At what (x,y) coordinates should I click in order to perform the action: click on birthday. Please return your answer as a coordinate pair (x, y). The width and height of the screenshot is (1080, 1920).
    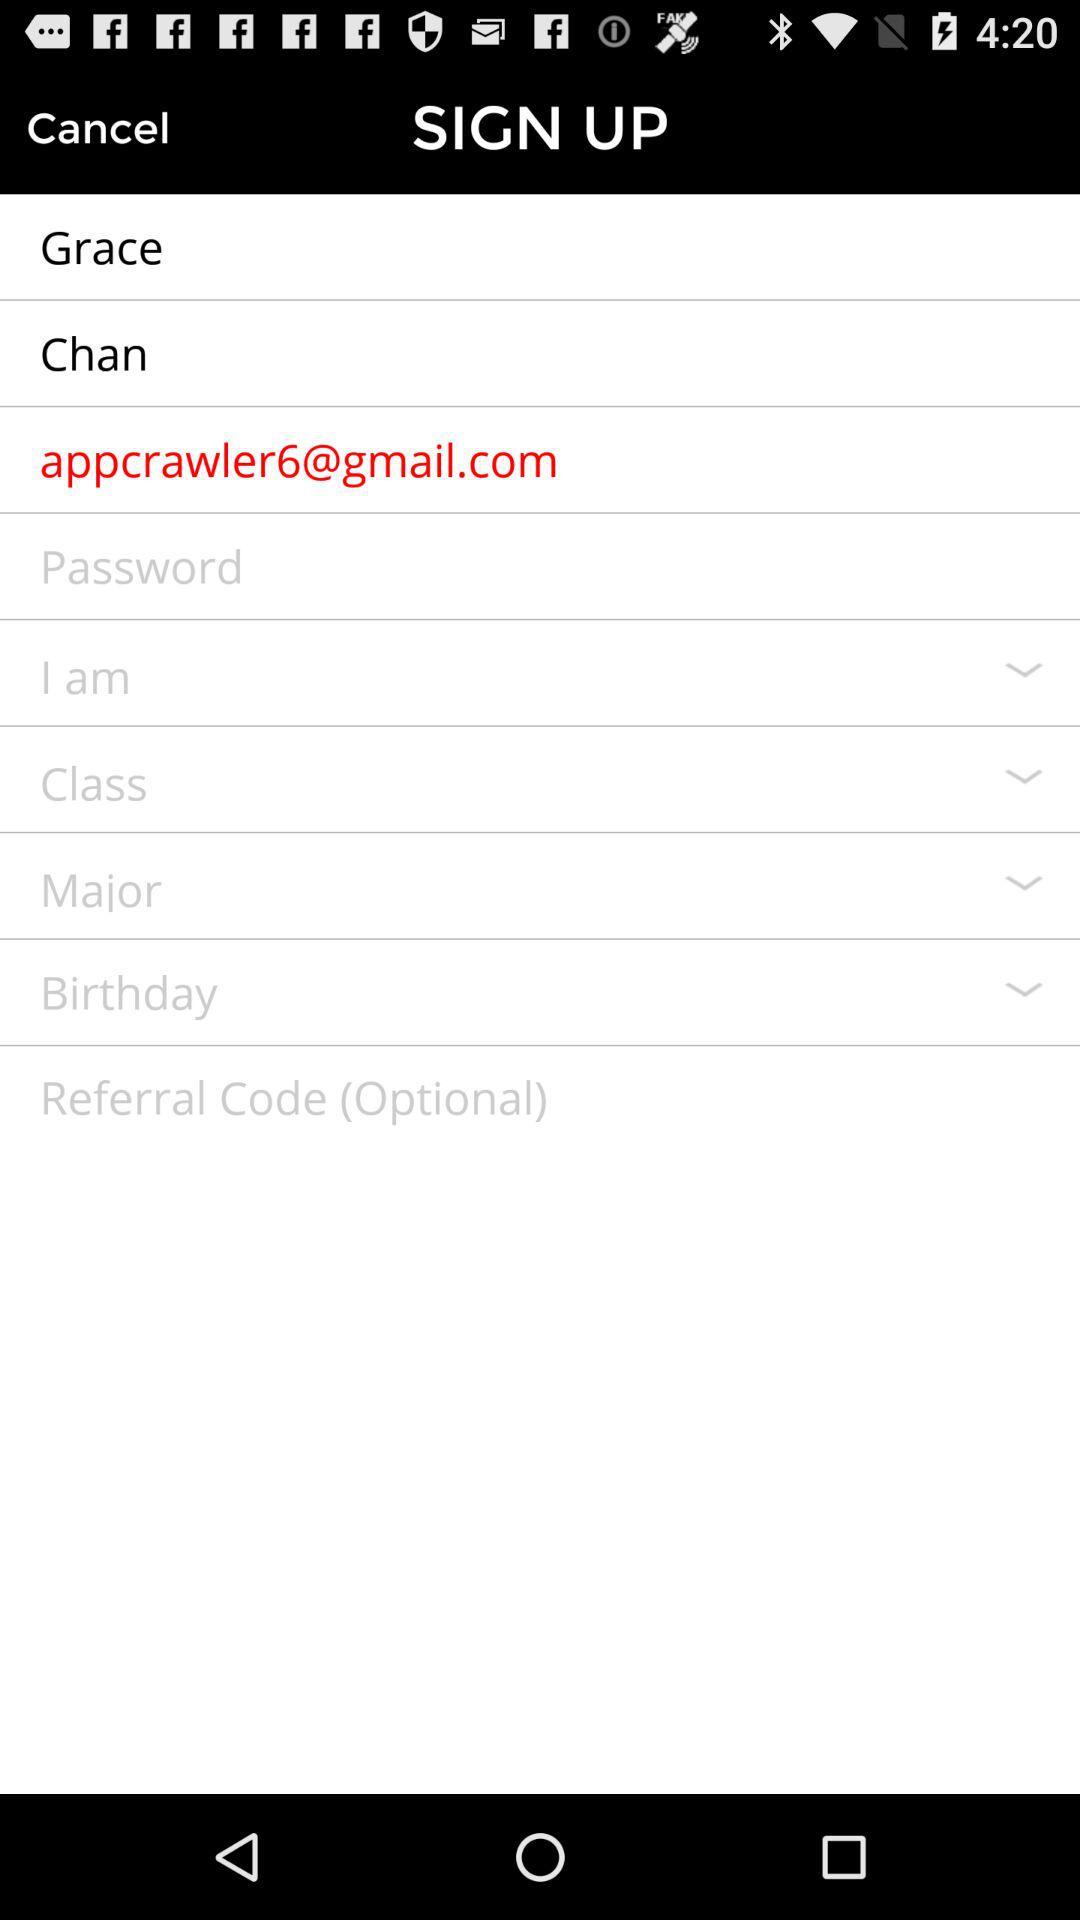
    Looking at the image, I should click on (540, 992).